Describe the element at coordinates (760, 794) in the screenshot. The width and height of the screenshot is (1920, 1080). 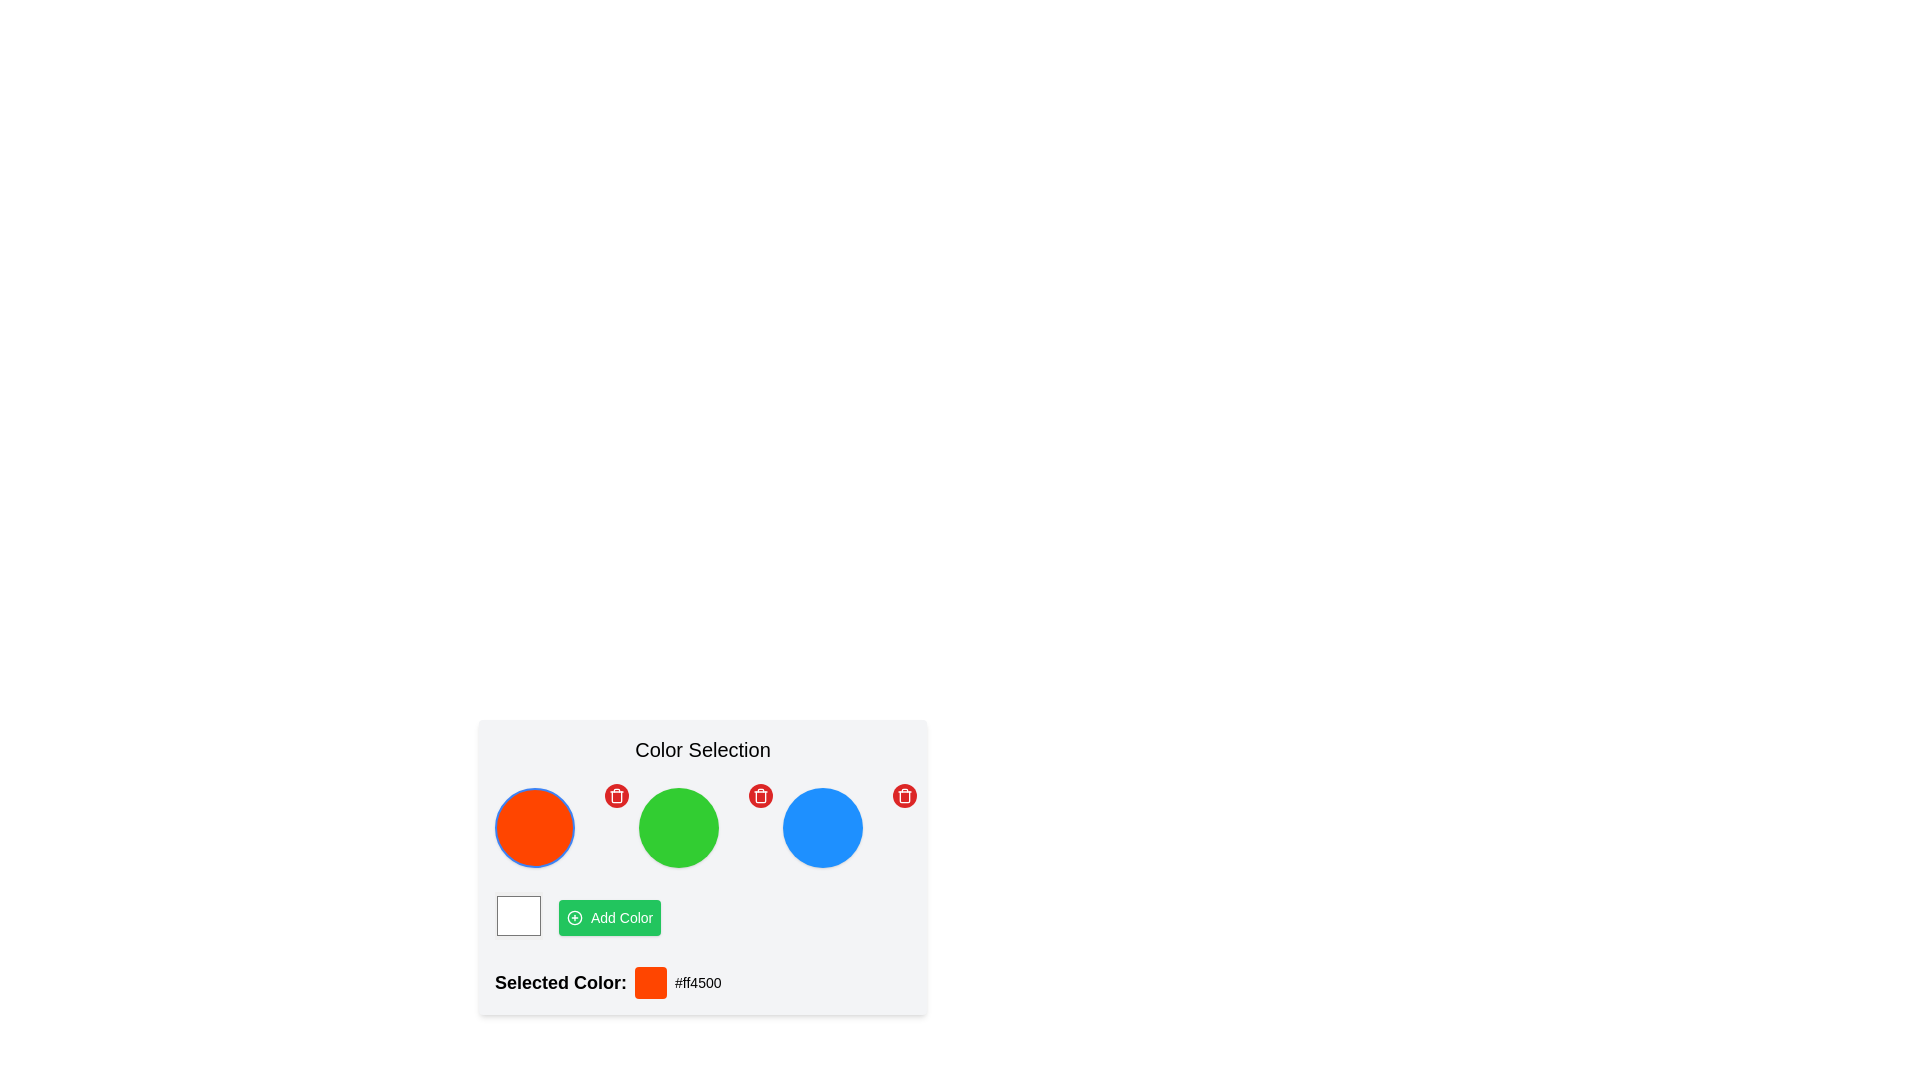
I see `the trash can icon button located in the top-right area, which signifies a delete functionality, to initiate deletion` at that location.